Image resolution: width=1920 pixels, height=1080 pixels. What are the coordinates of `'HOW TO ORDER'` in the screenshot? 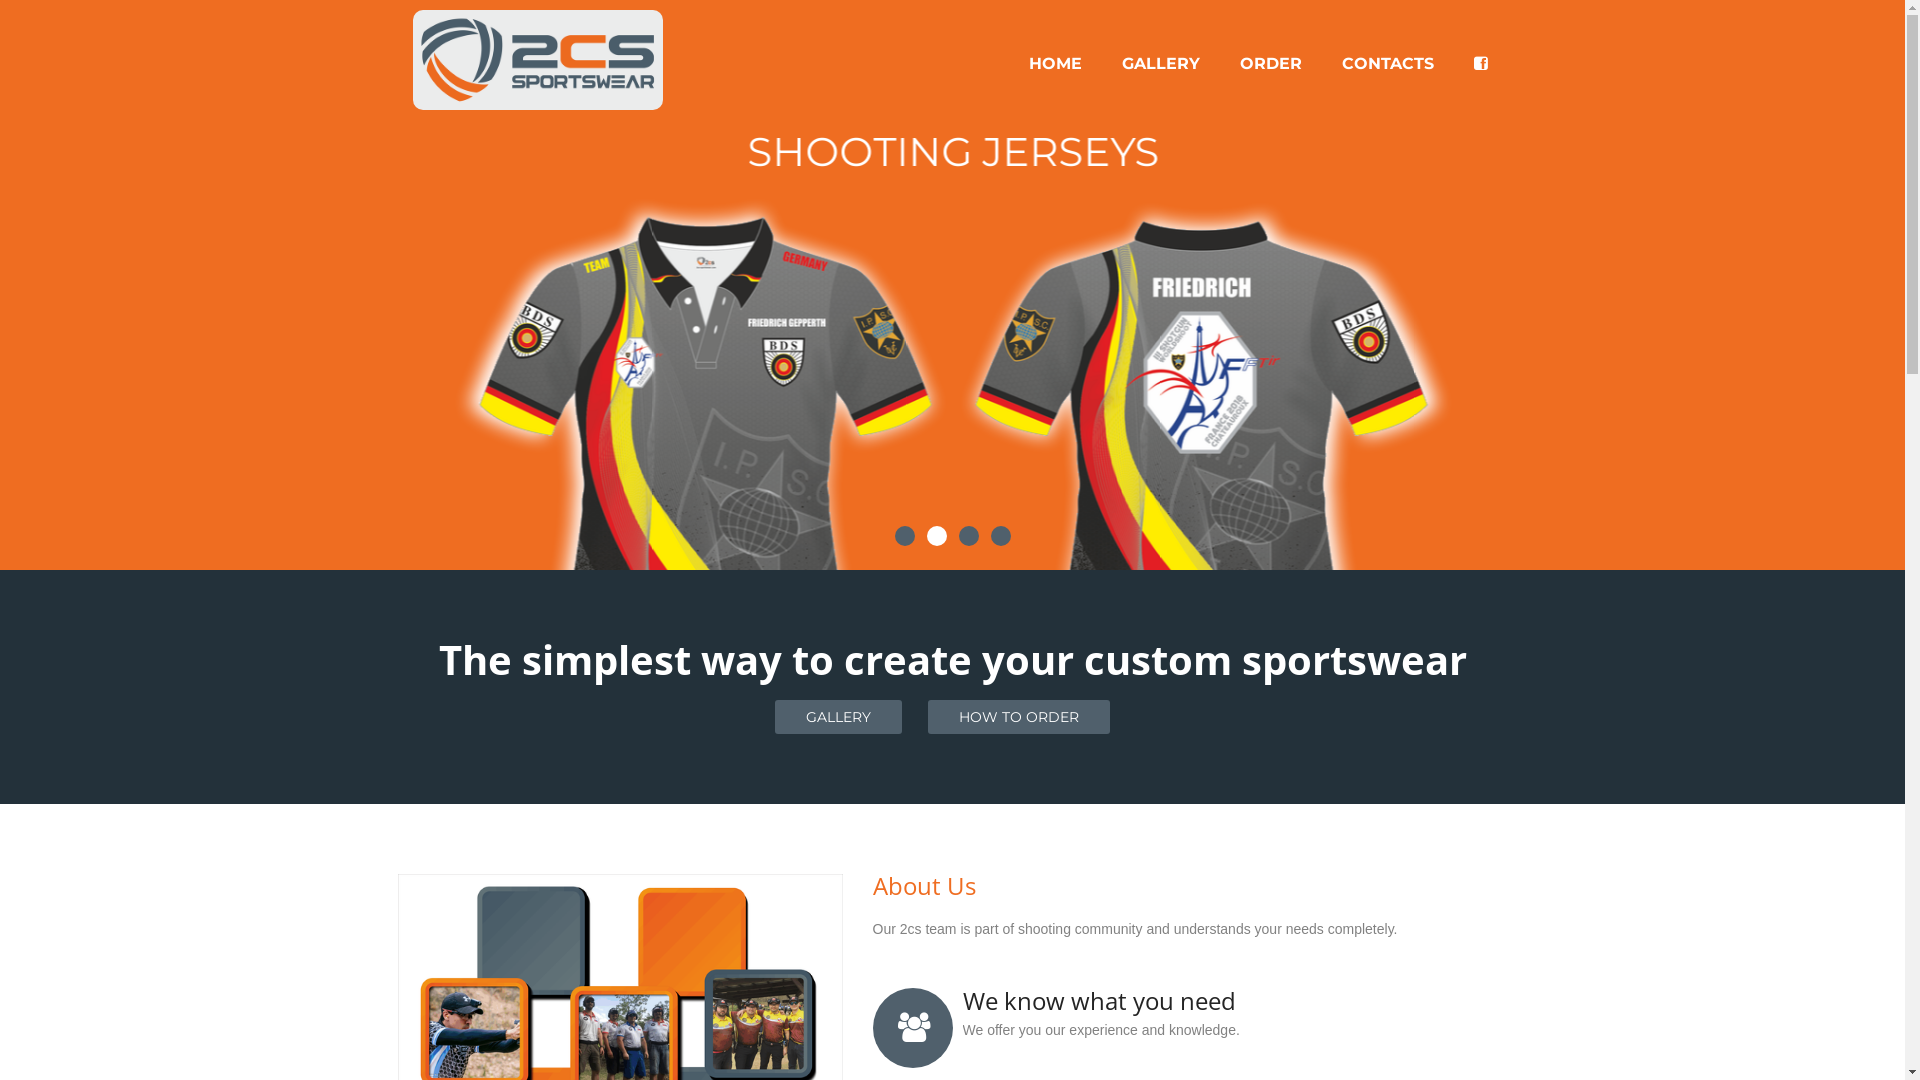 It's located at (1018, 716).